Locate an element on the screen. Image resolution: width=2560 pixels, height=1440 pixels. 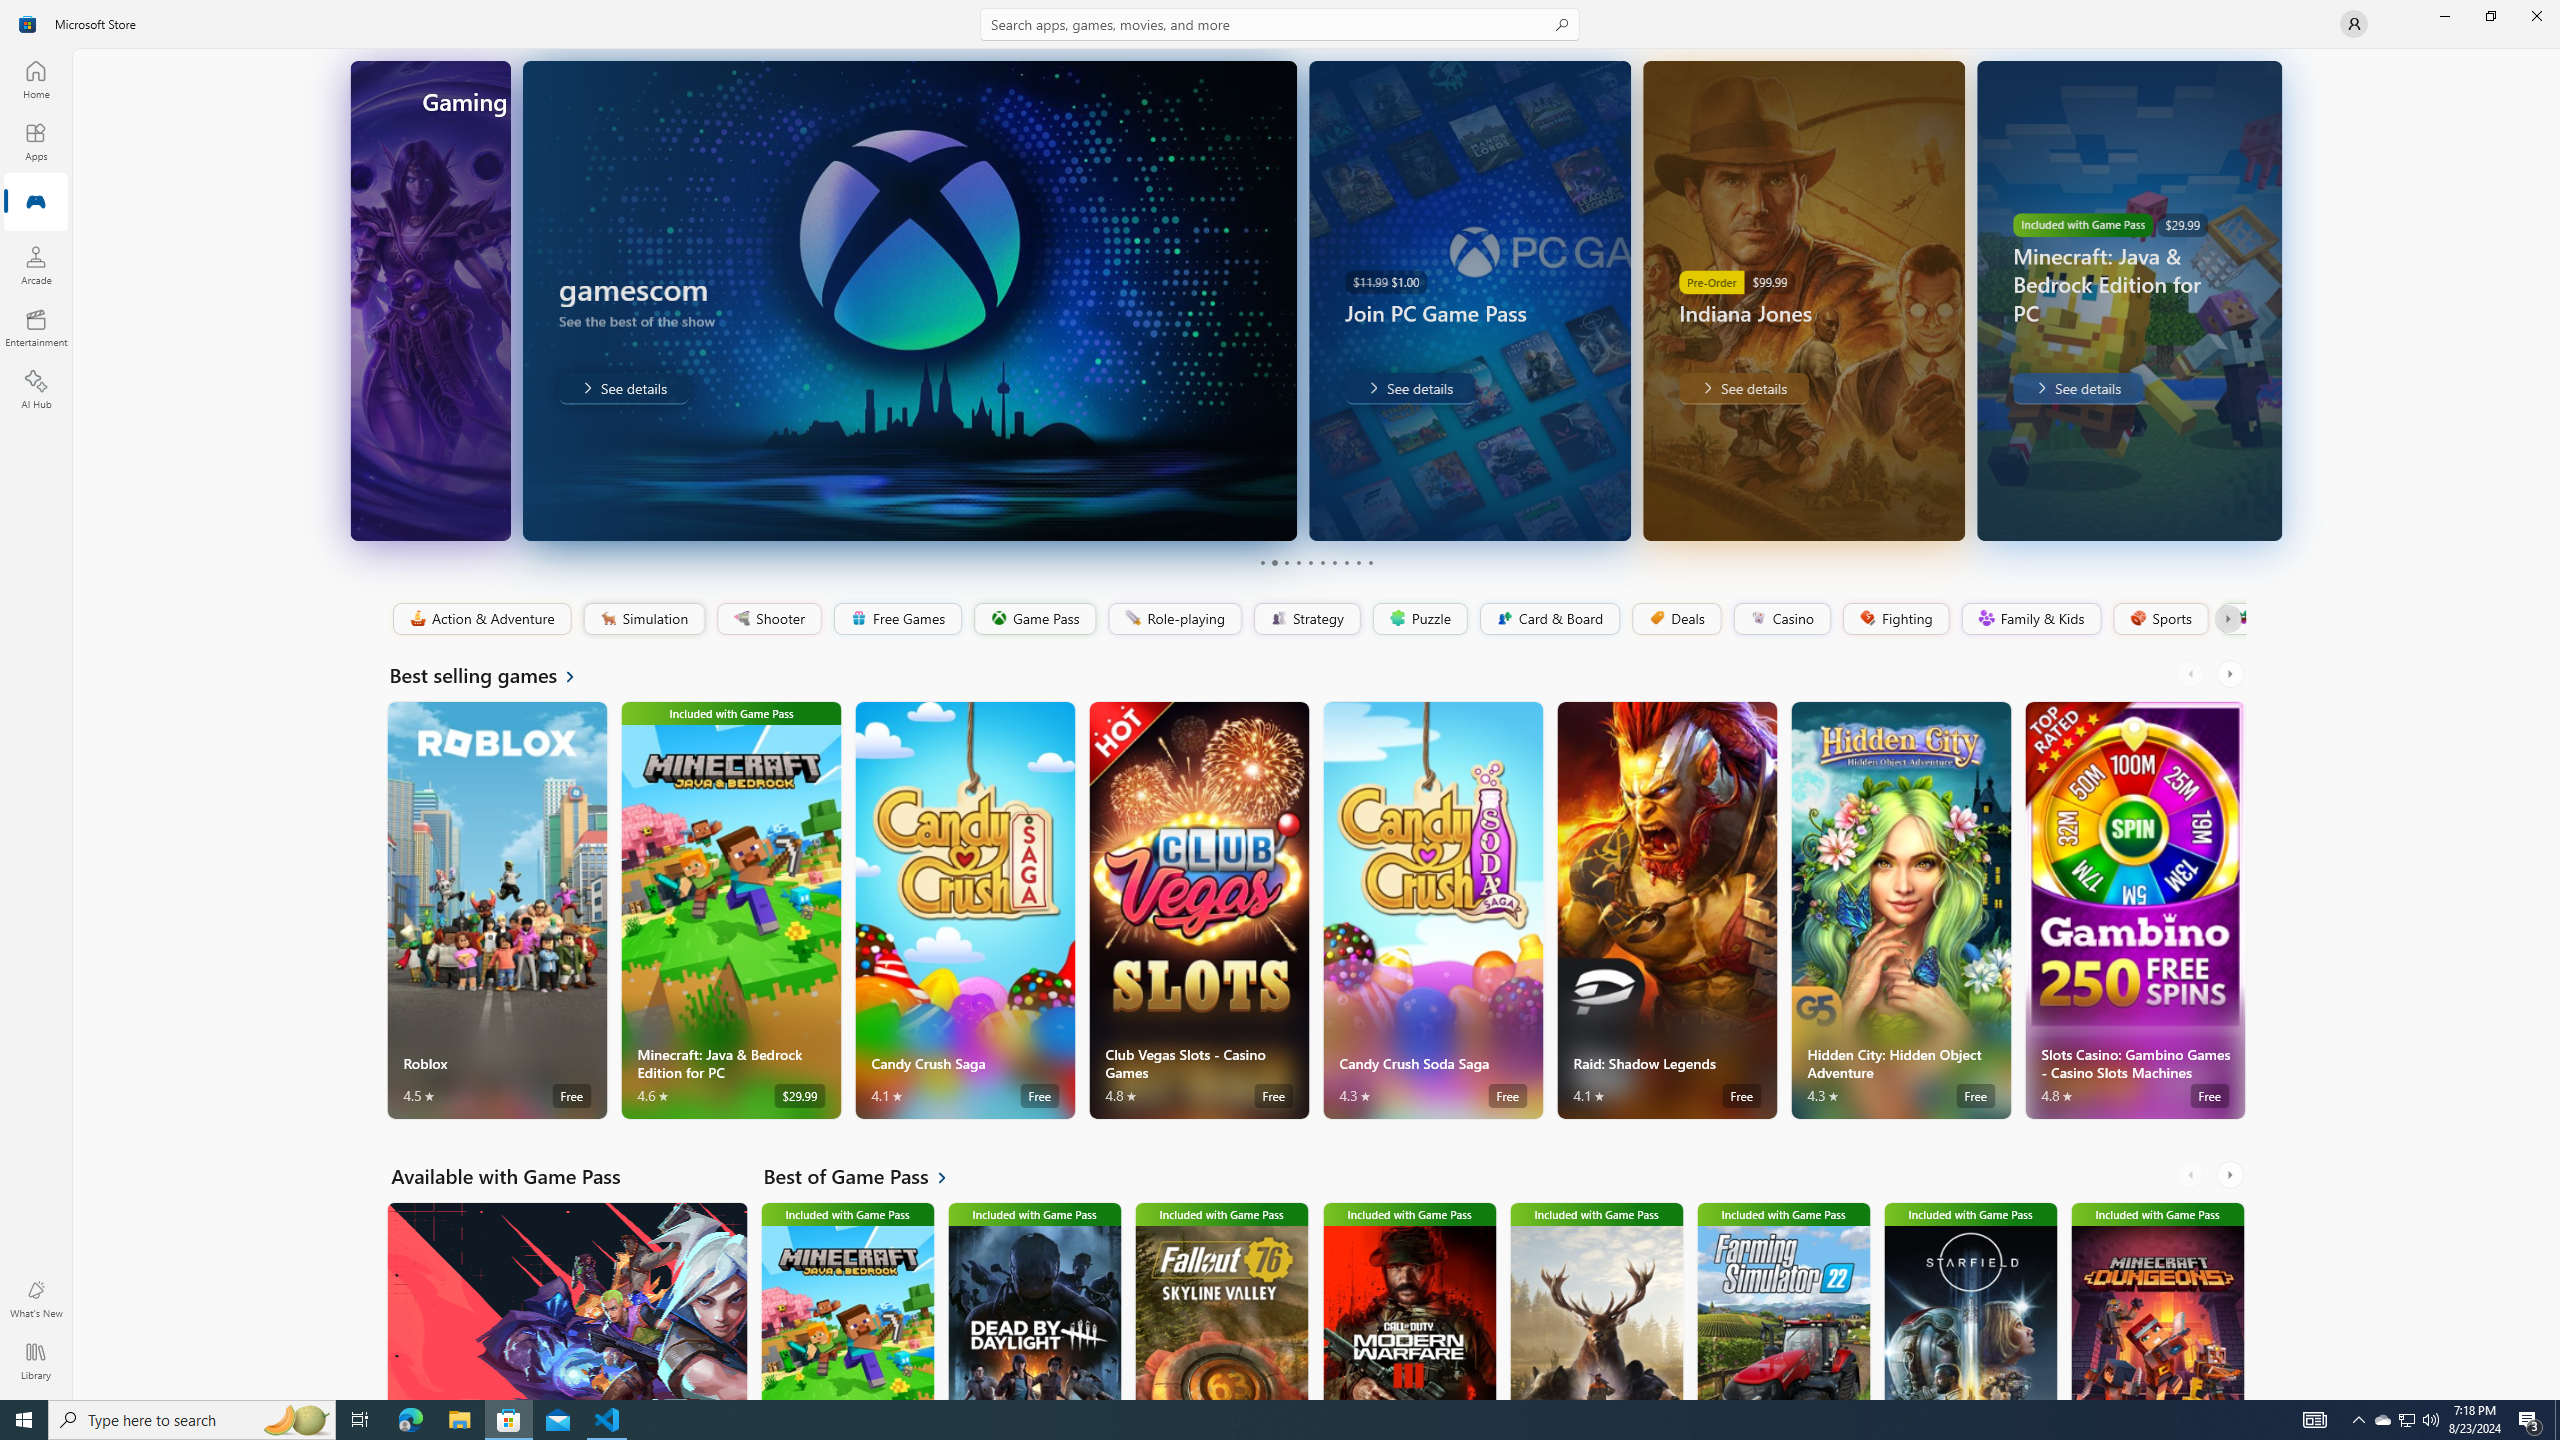
'User profile' is located at coordinates (2352, 22).